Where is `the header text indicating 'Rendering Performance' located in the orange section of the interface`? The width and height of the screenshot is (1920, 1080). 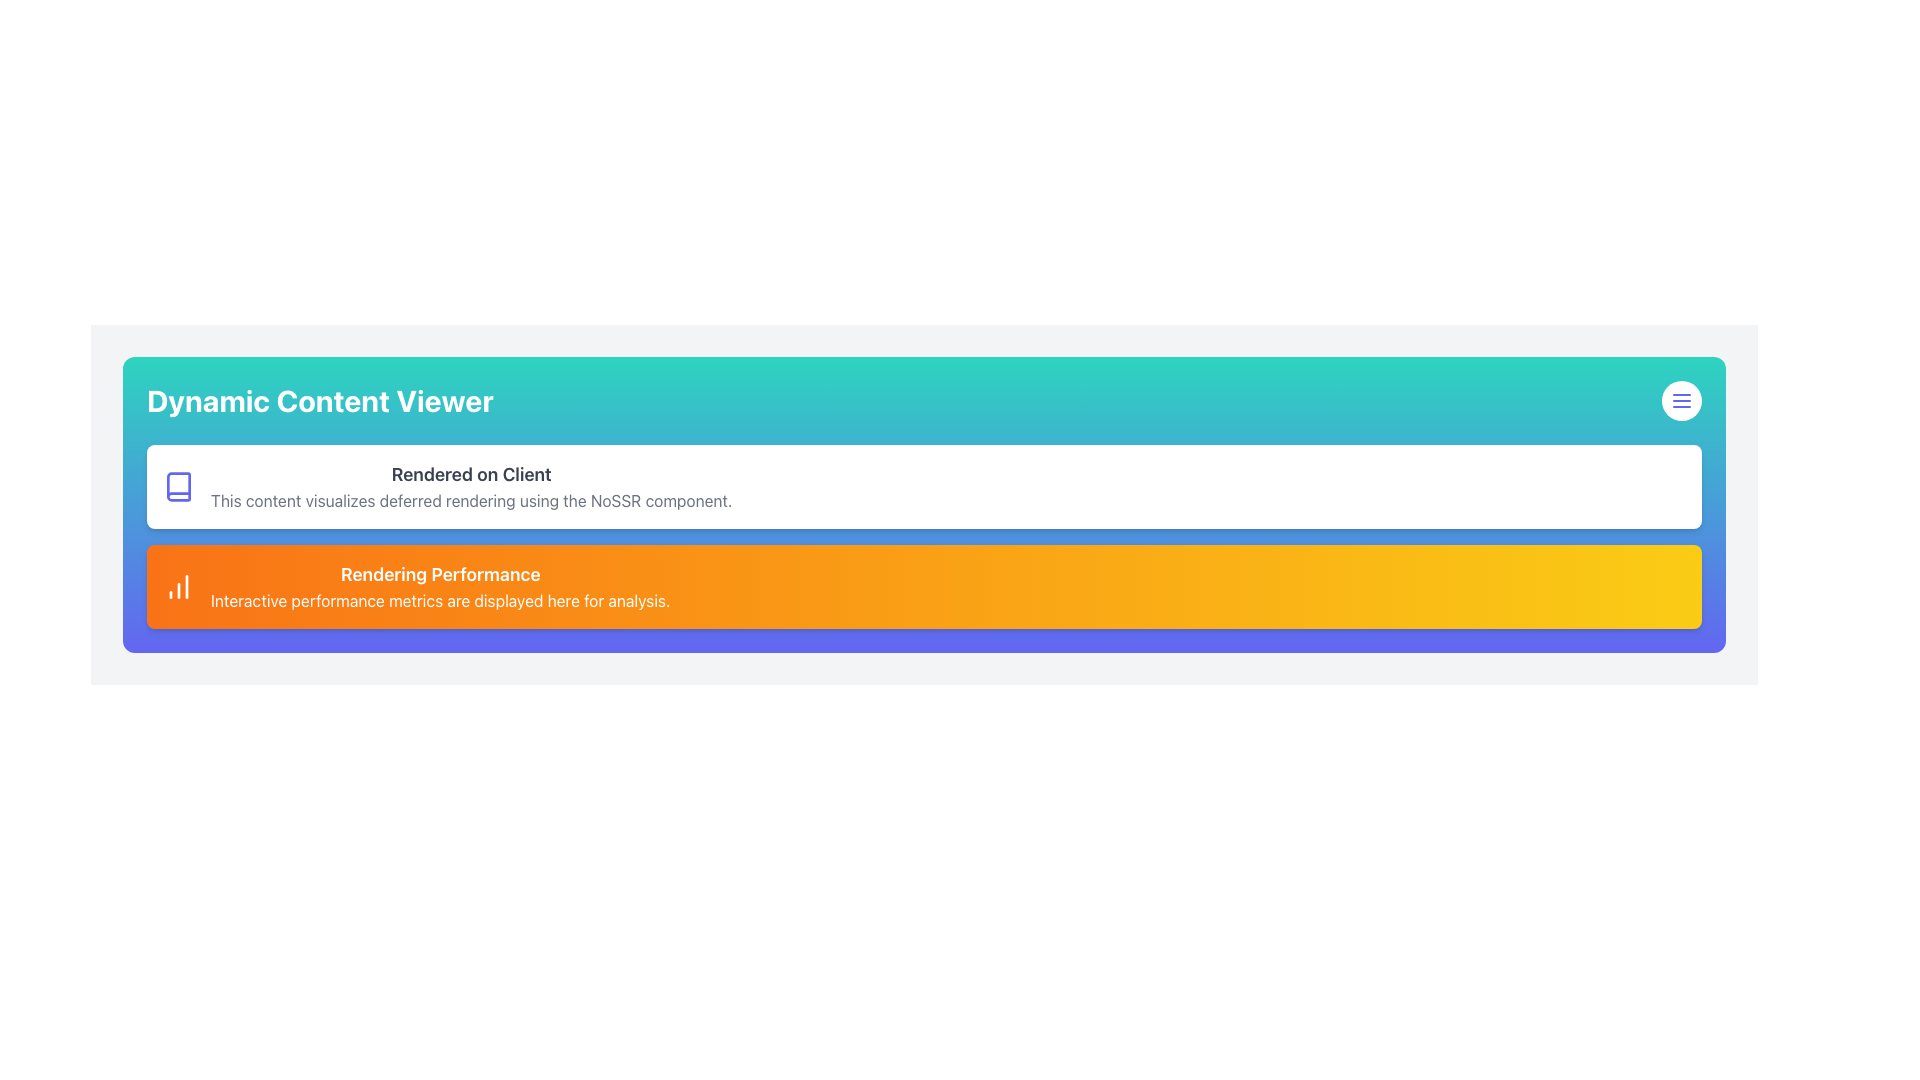 the header text indicating 'Rendering Performance' located in the orange section of the interface is located at coordinates (439, 574).